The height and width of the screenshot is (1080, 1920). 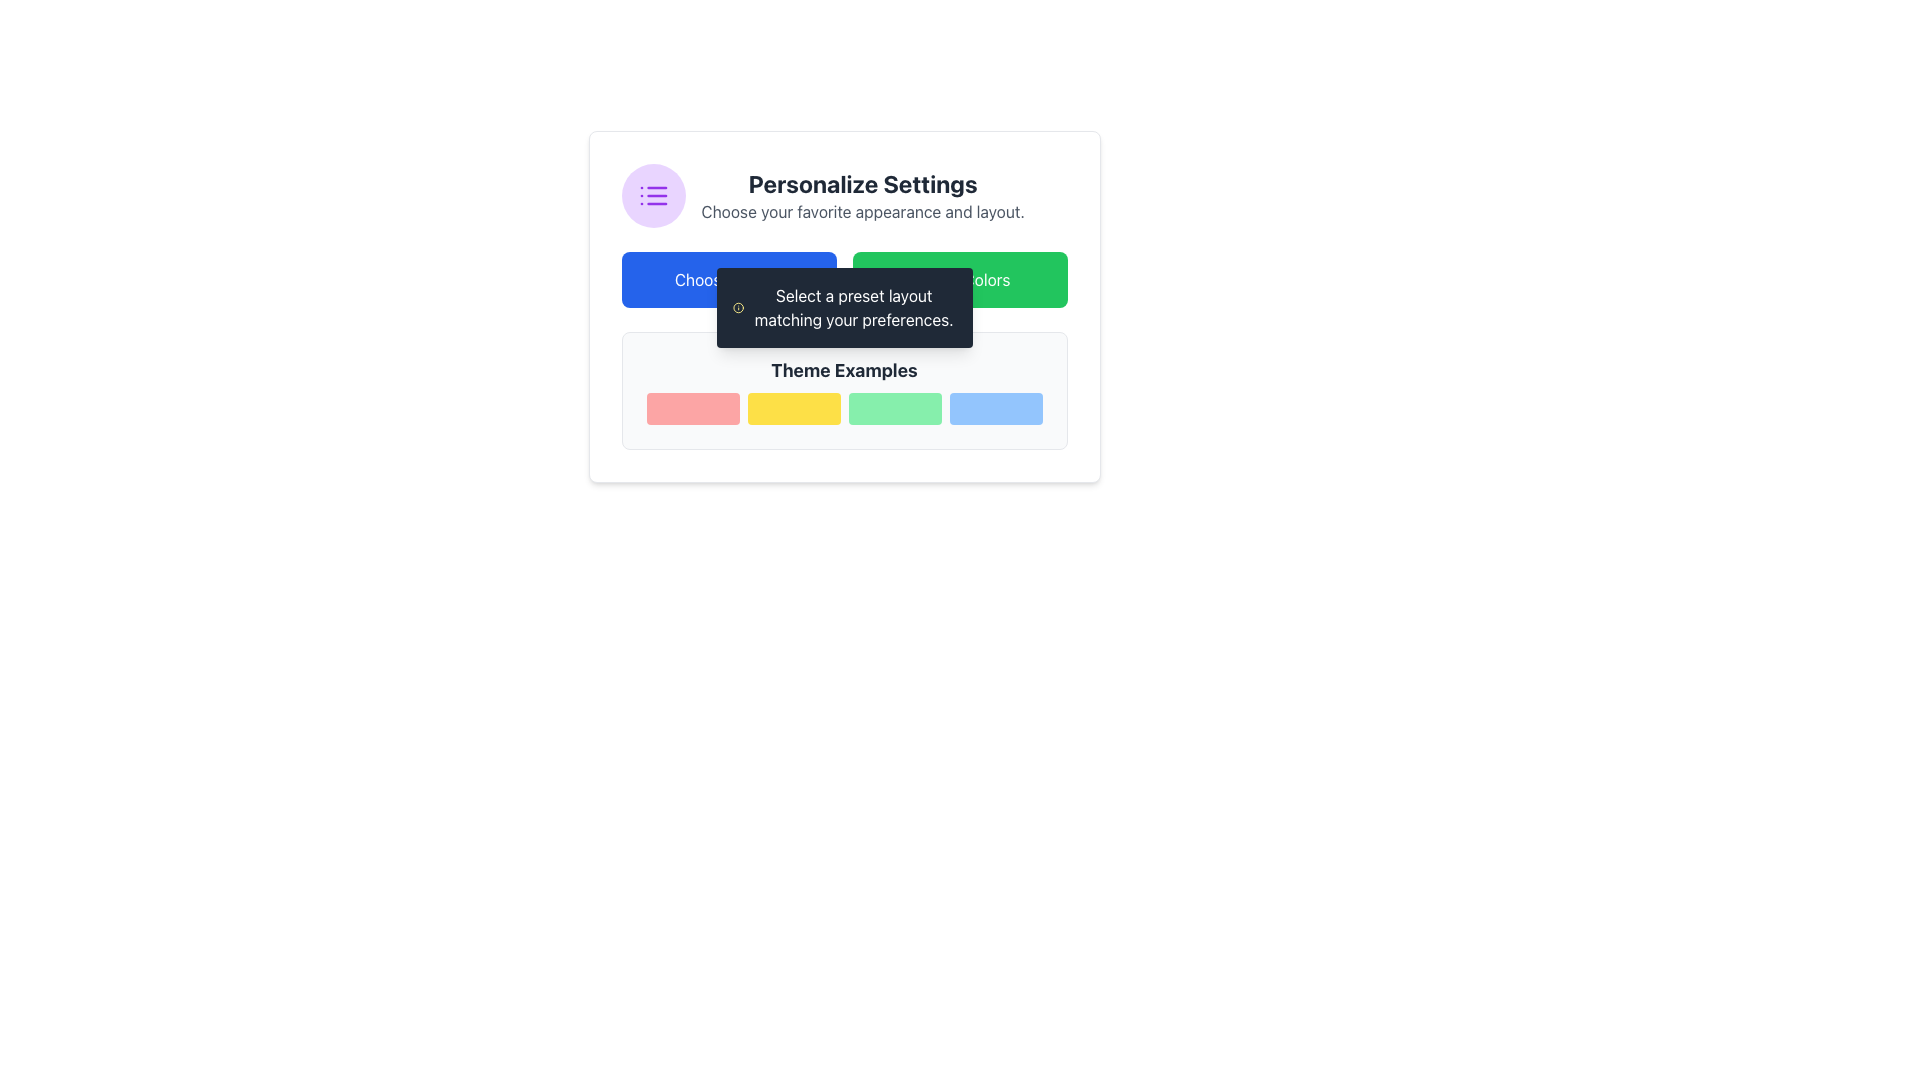 I want to click on the text element displaying 'Choose your favorite appearance and layout.' which is located below the 'Personalize Settings' heading, so click(x=863, y=212).